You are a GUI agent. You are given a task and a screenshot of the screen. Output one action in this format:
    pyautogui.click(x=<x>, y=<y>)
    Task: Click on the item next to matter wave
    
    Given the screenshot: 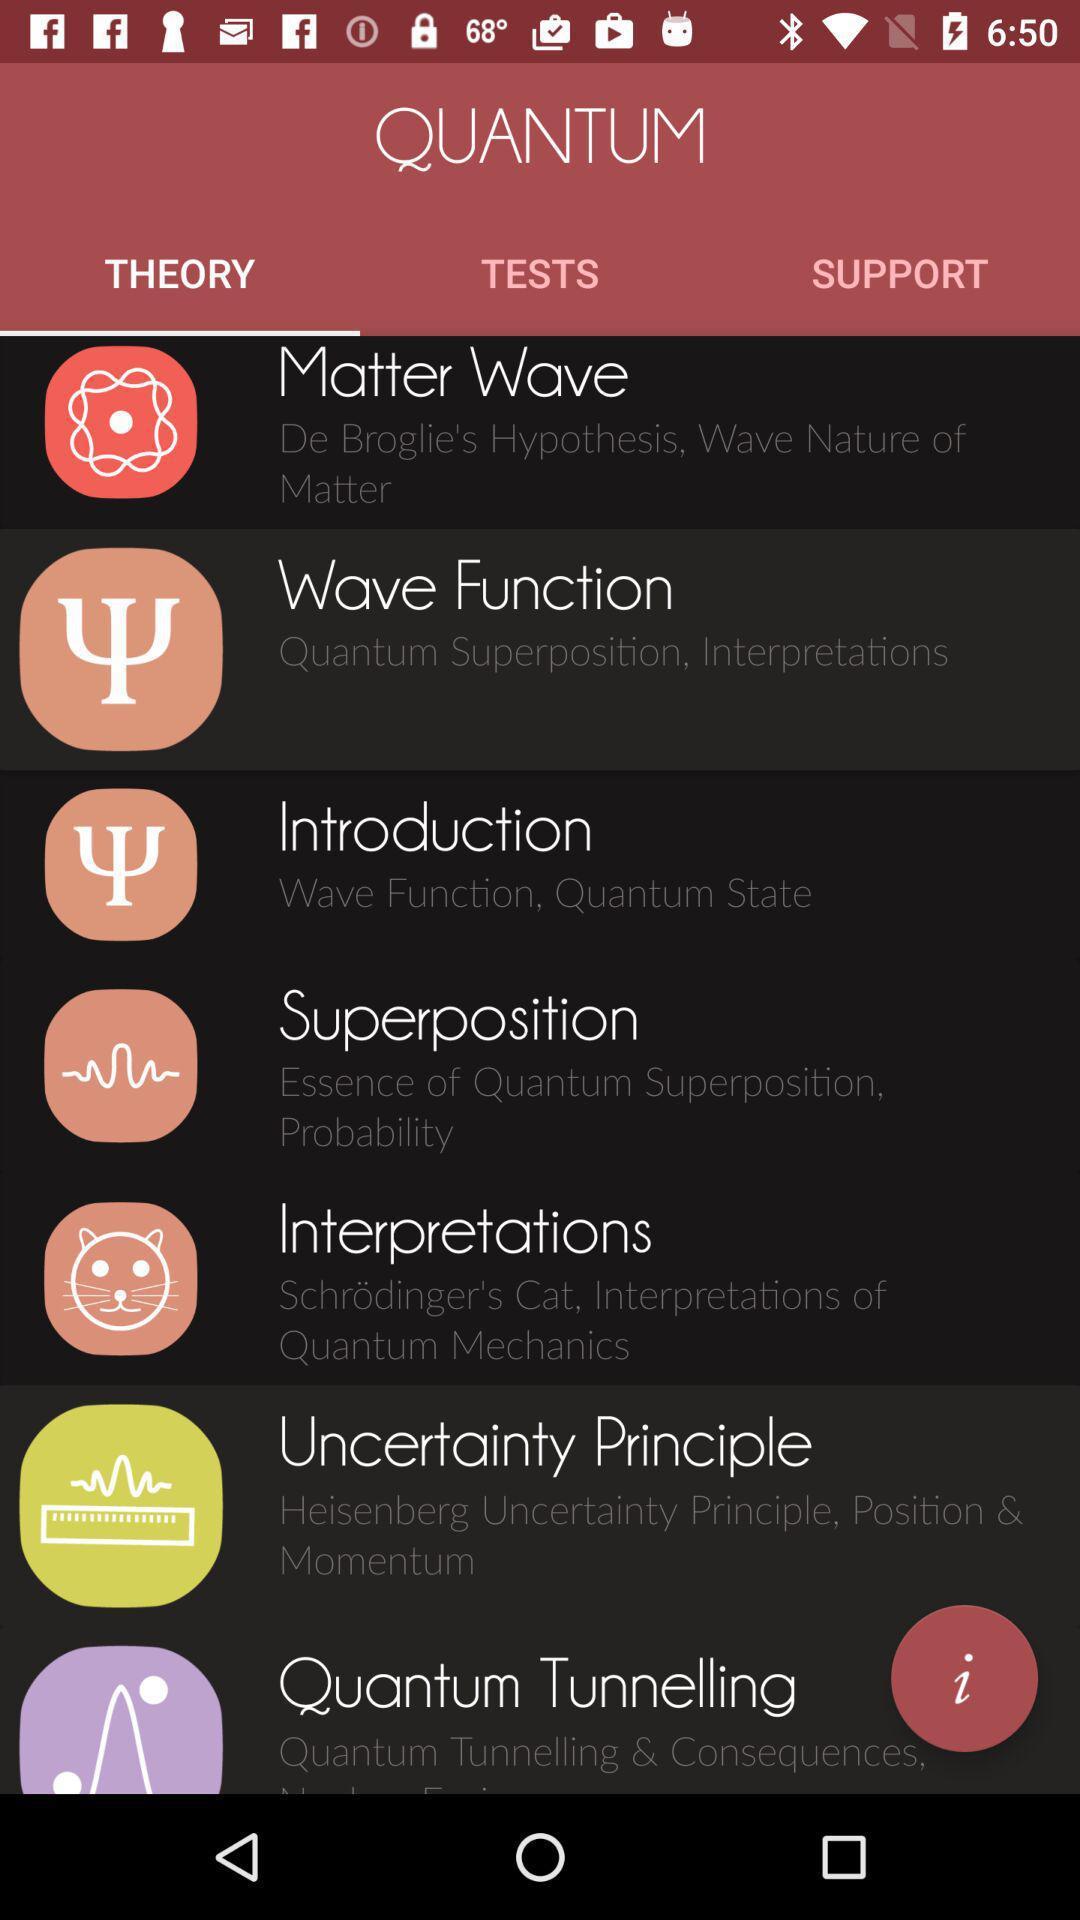 What is the action you would take?
    pyautogui.click(x=120, y=421)
    